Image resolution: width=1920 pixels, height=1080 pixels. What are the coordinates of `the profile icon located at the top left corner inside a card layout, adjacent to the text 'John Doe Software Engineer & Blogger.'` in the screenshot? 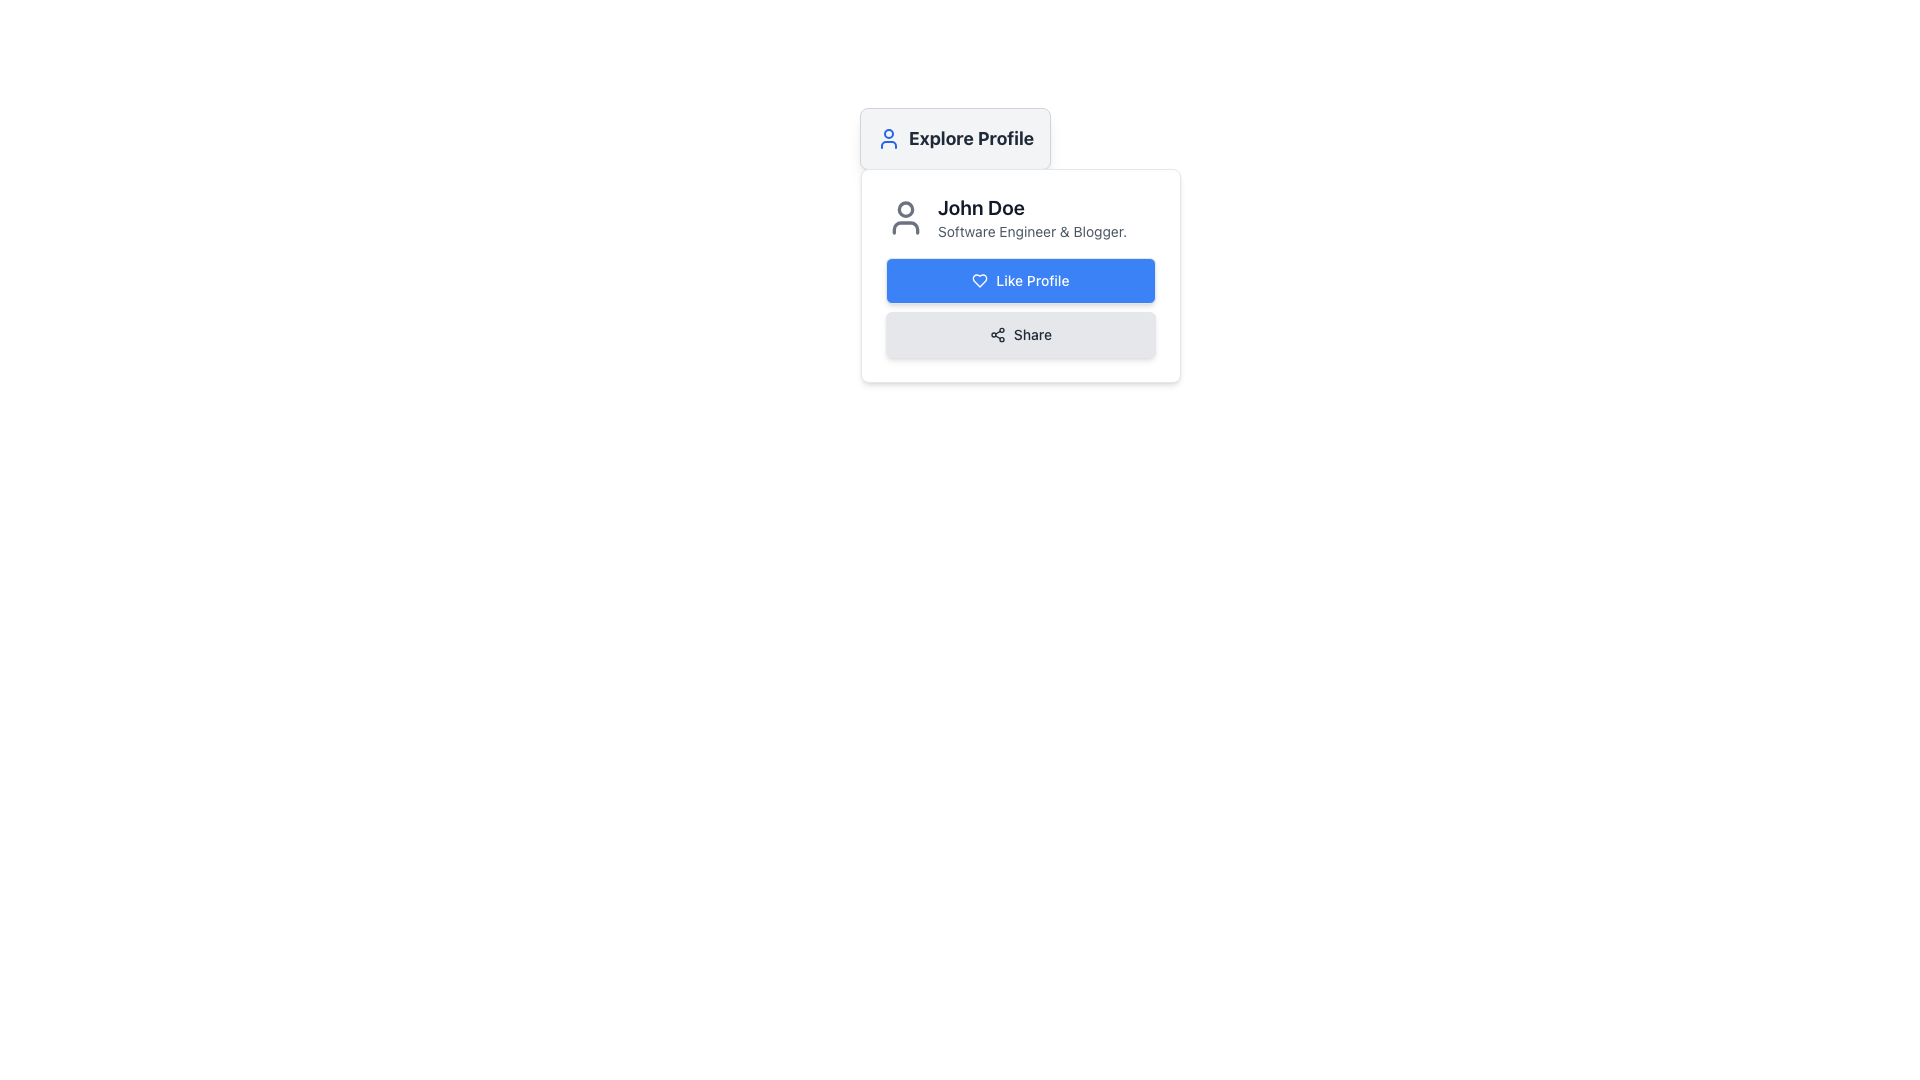 It's located at (904, 218).